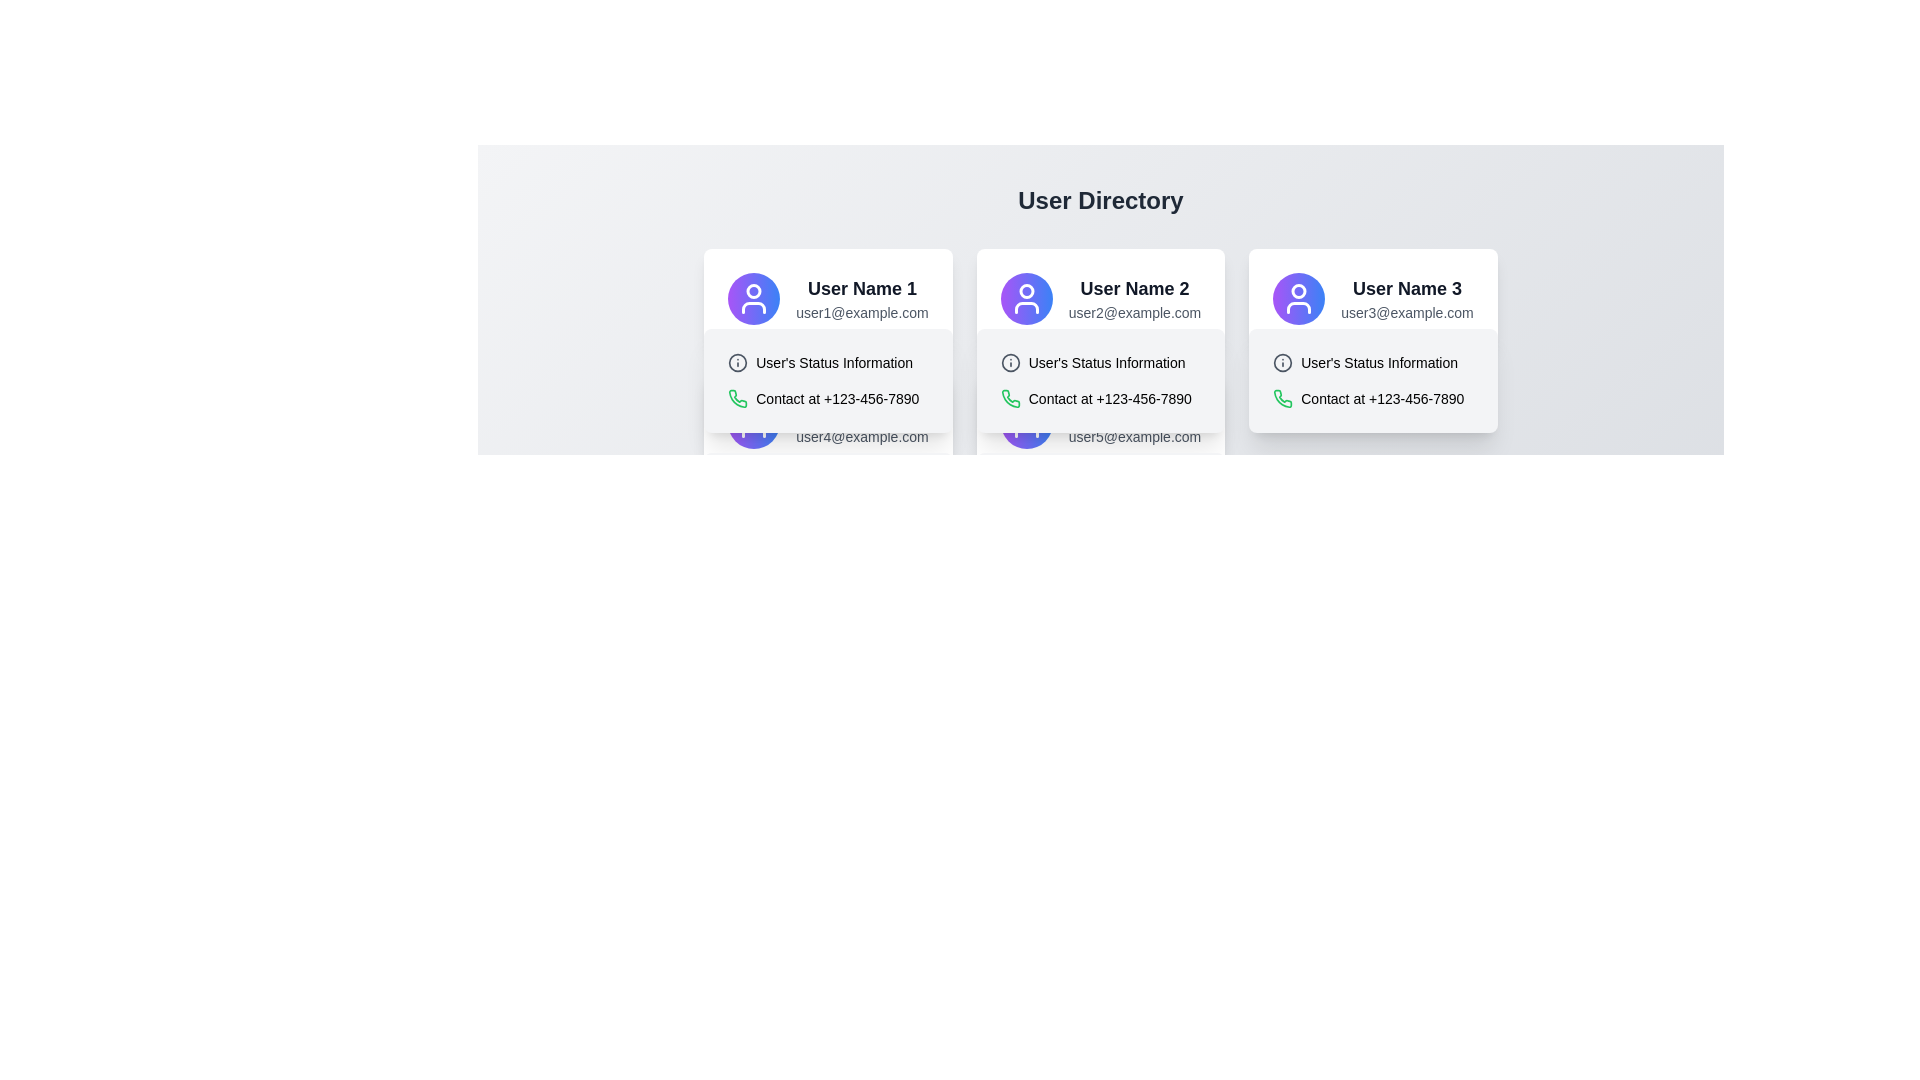 This screenshot has height=1080, width=1920. I want to click on the informational component displaying 'User's Status Information' and contact number '+123-456-7890' associated with the third user profile, so click(1372, 381).